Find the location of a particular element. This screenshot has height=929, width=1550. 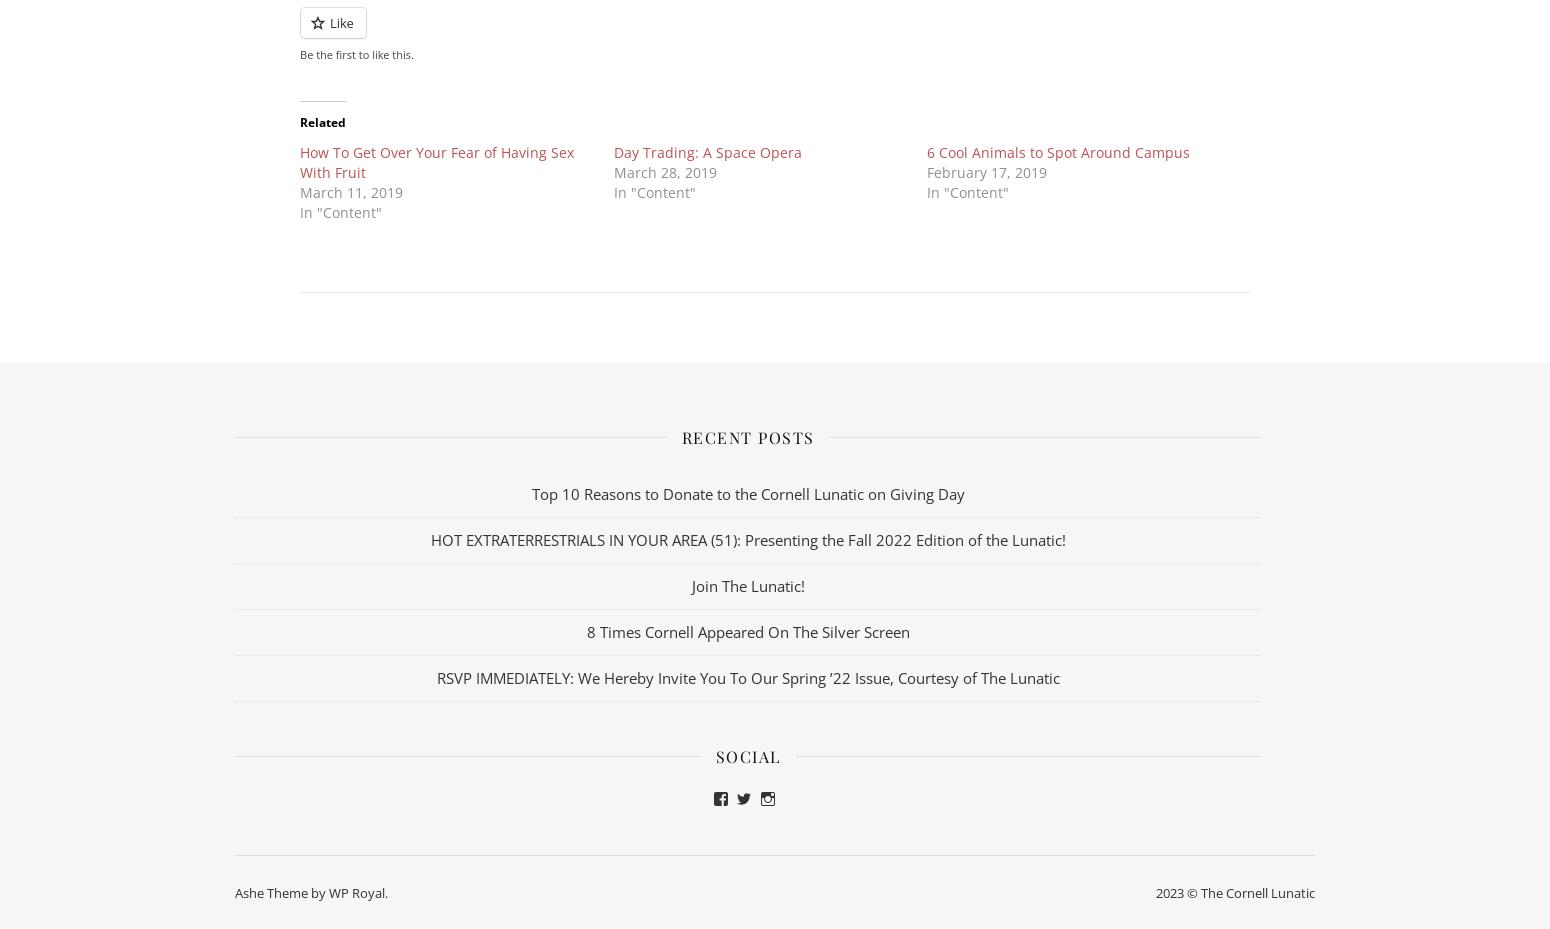

'RSVP IMMEDIATELY: We Hereby Invite You To Our Spring ’22 Issue, Courtesy of The Lunatic' is located at coordinates (747, 676).